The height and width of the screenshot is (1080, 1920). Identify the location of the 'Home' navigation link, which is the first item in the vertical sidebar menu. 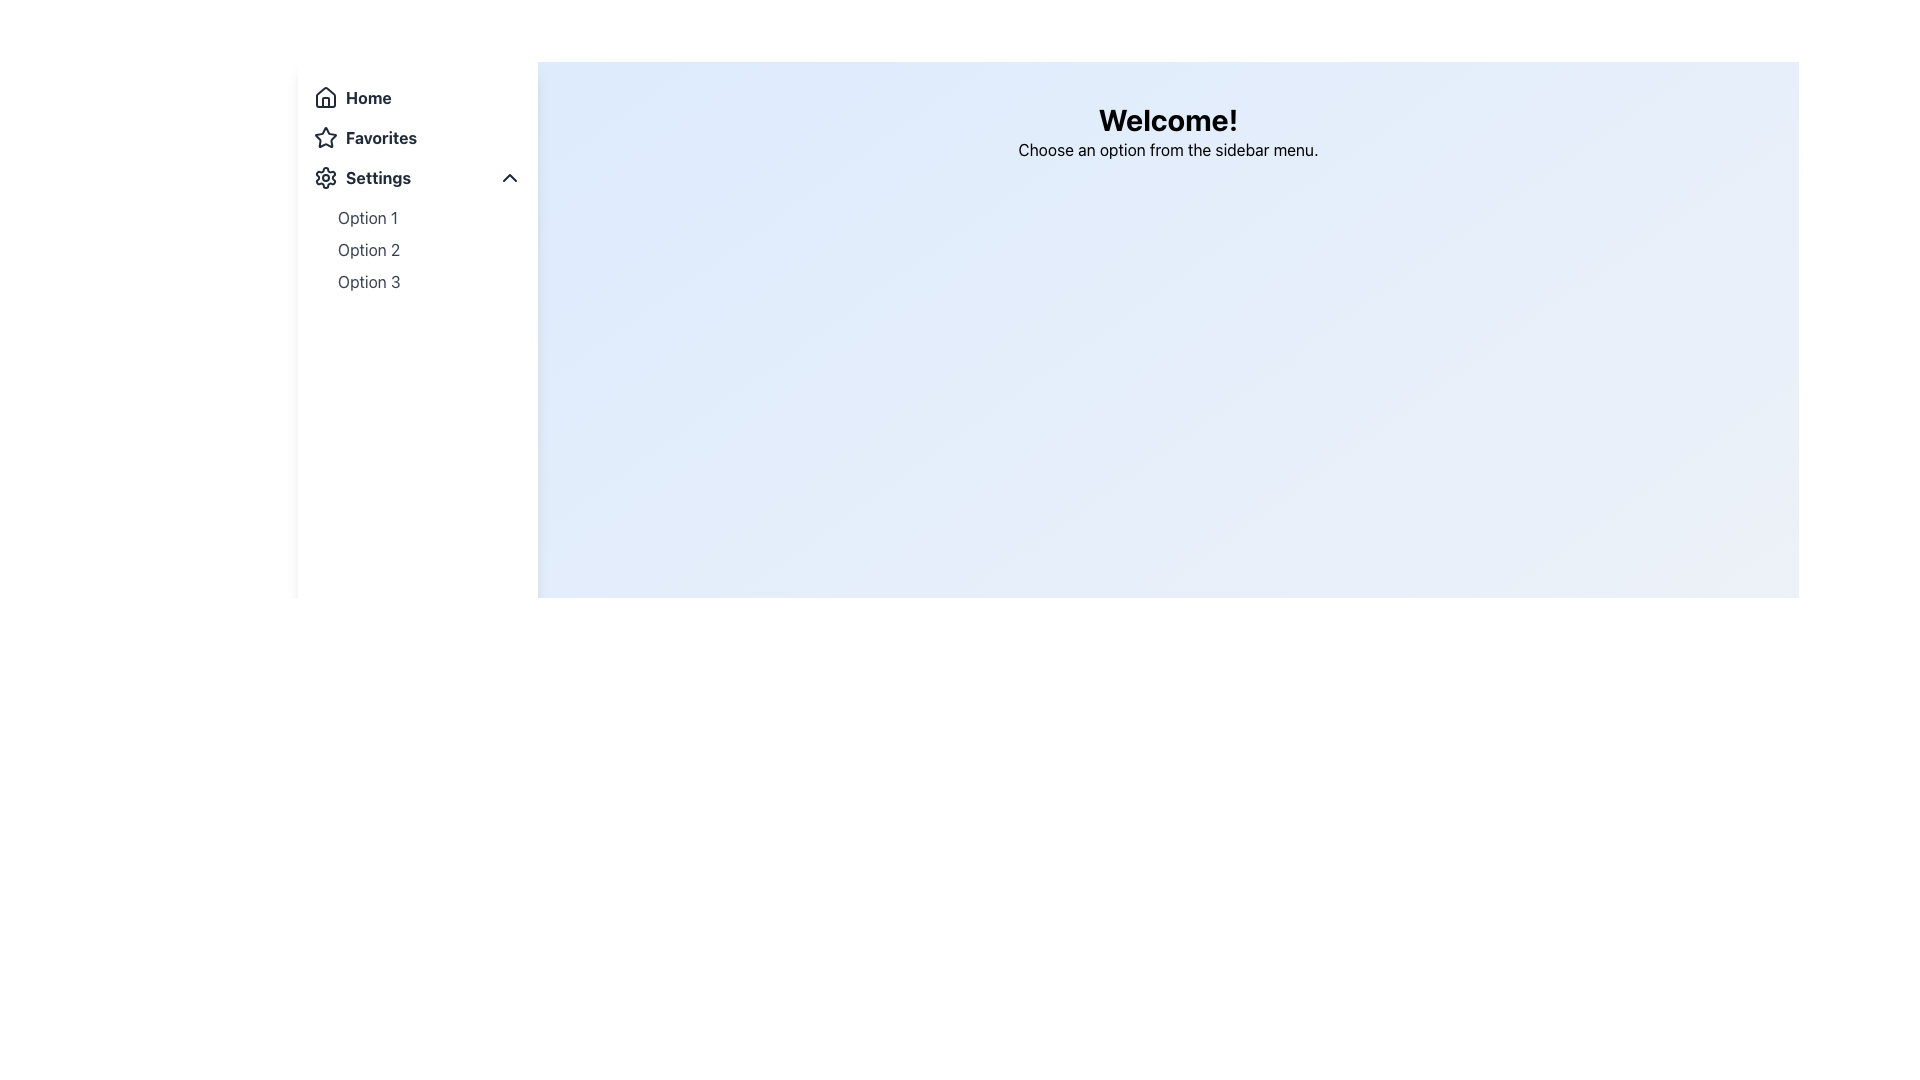
(416, 97).